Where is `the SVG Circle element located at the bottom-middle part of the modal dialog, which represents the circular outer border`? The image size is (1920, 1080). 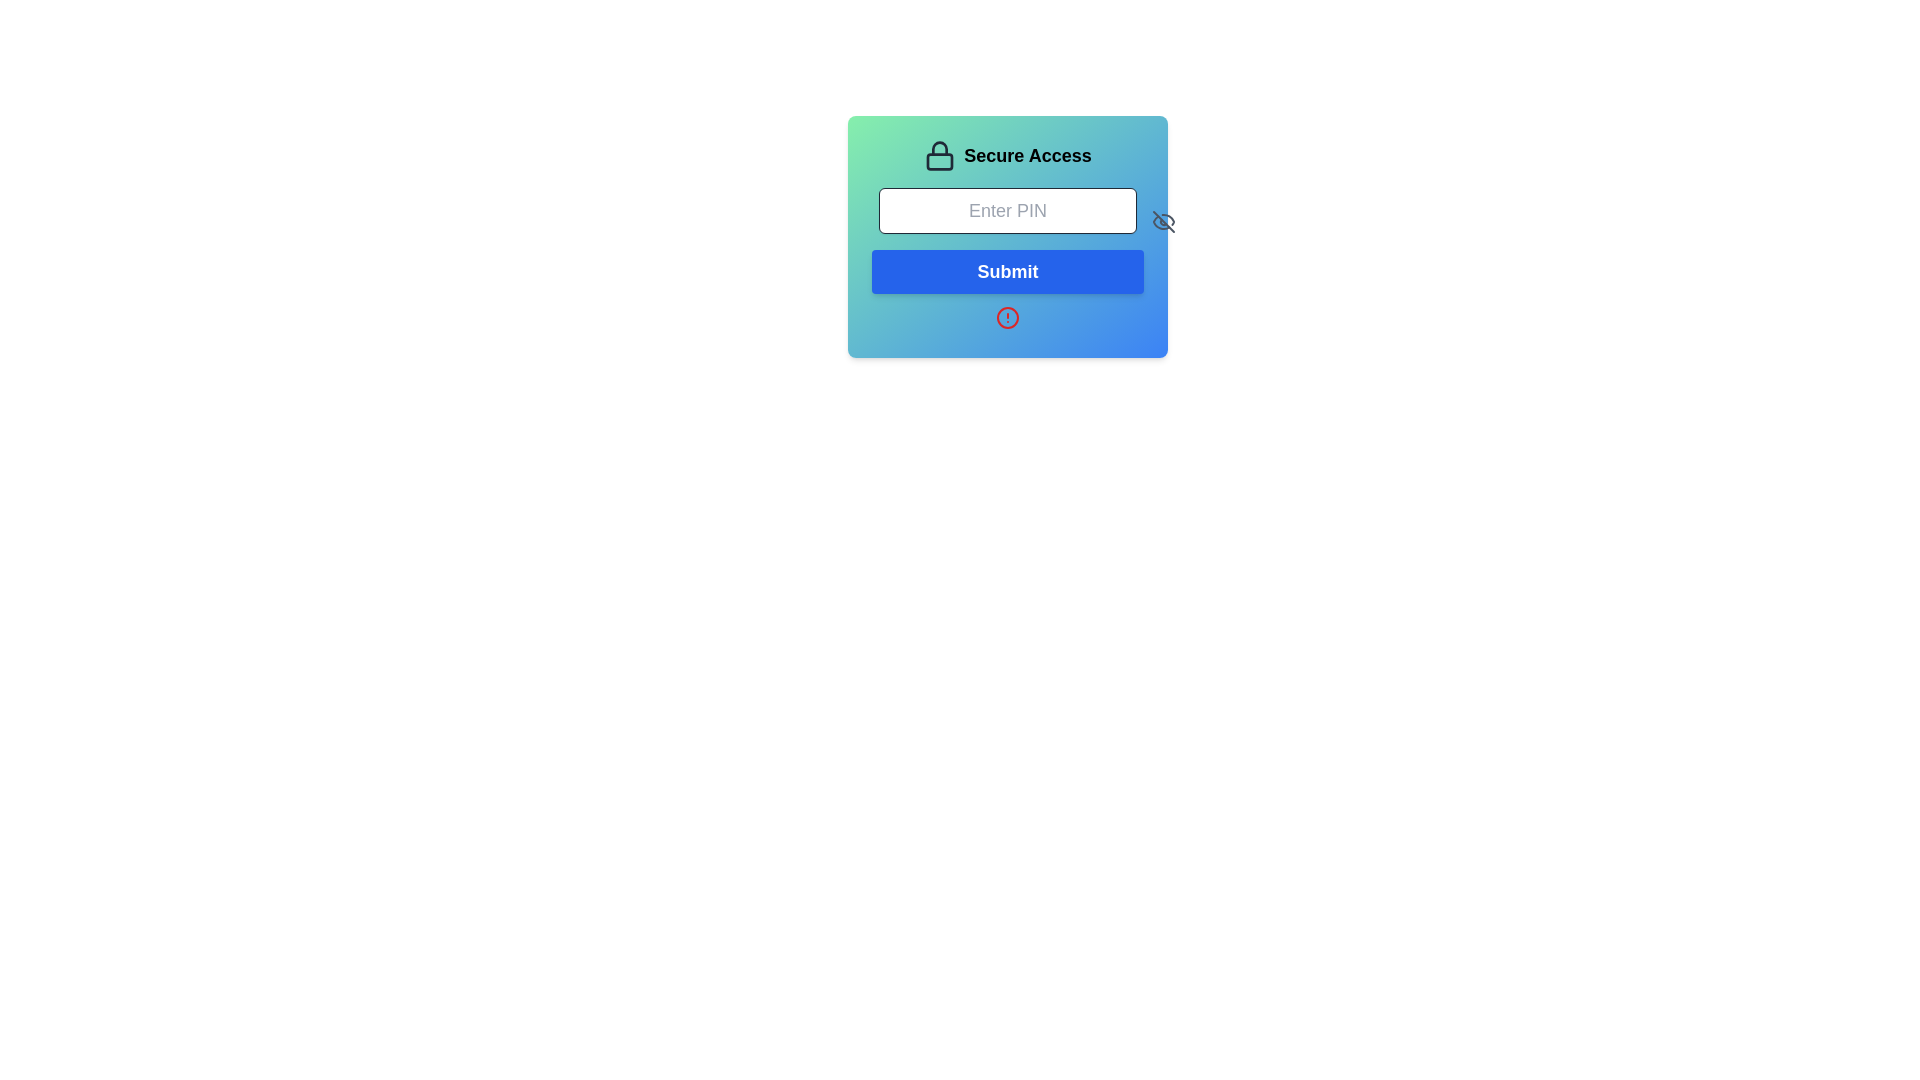 the SVG Circle element located at the bottom-middle part of the modal dialog, which represents the circular outer border is located at coordinates (1008, 316).